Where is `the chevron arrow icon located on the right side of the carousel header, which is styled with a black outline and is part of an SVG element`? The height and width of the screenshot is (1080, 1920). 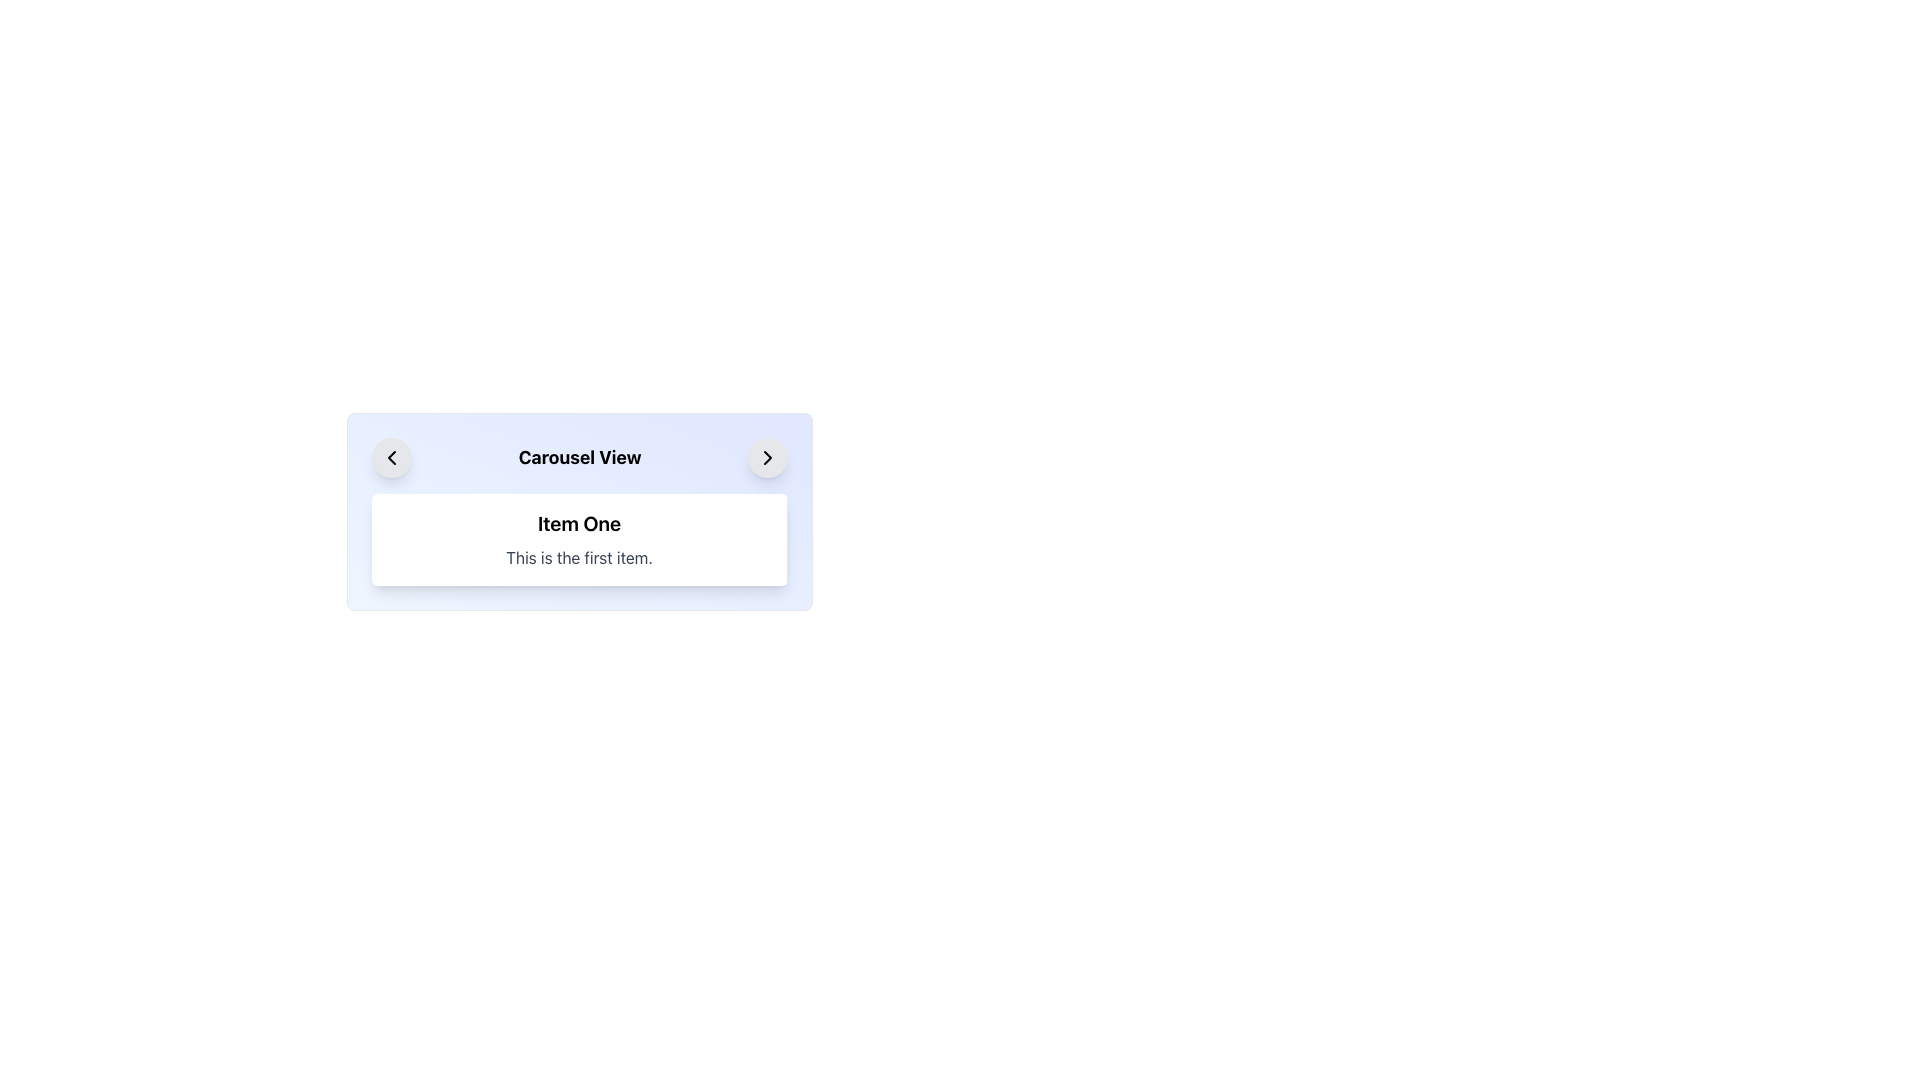
the chevron arrow icon located on the right side of the carousel header, which is styled with a black outline and is part of an SVG element is located at coordinates (767, 458).